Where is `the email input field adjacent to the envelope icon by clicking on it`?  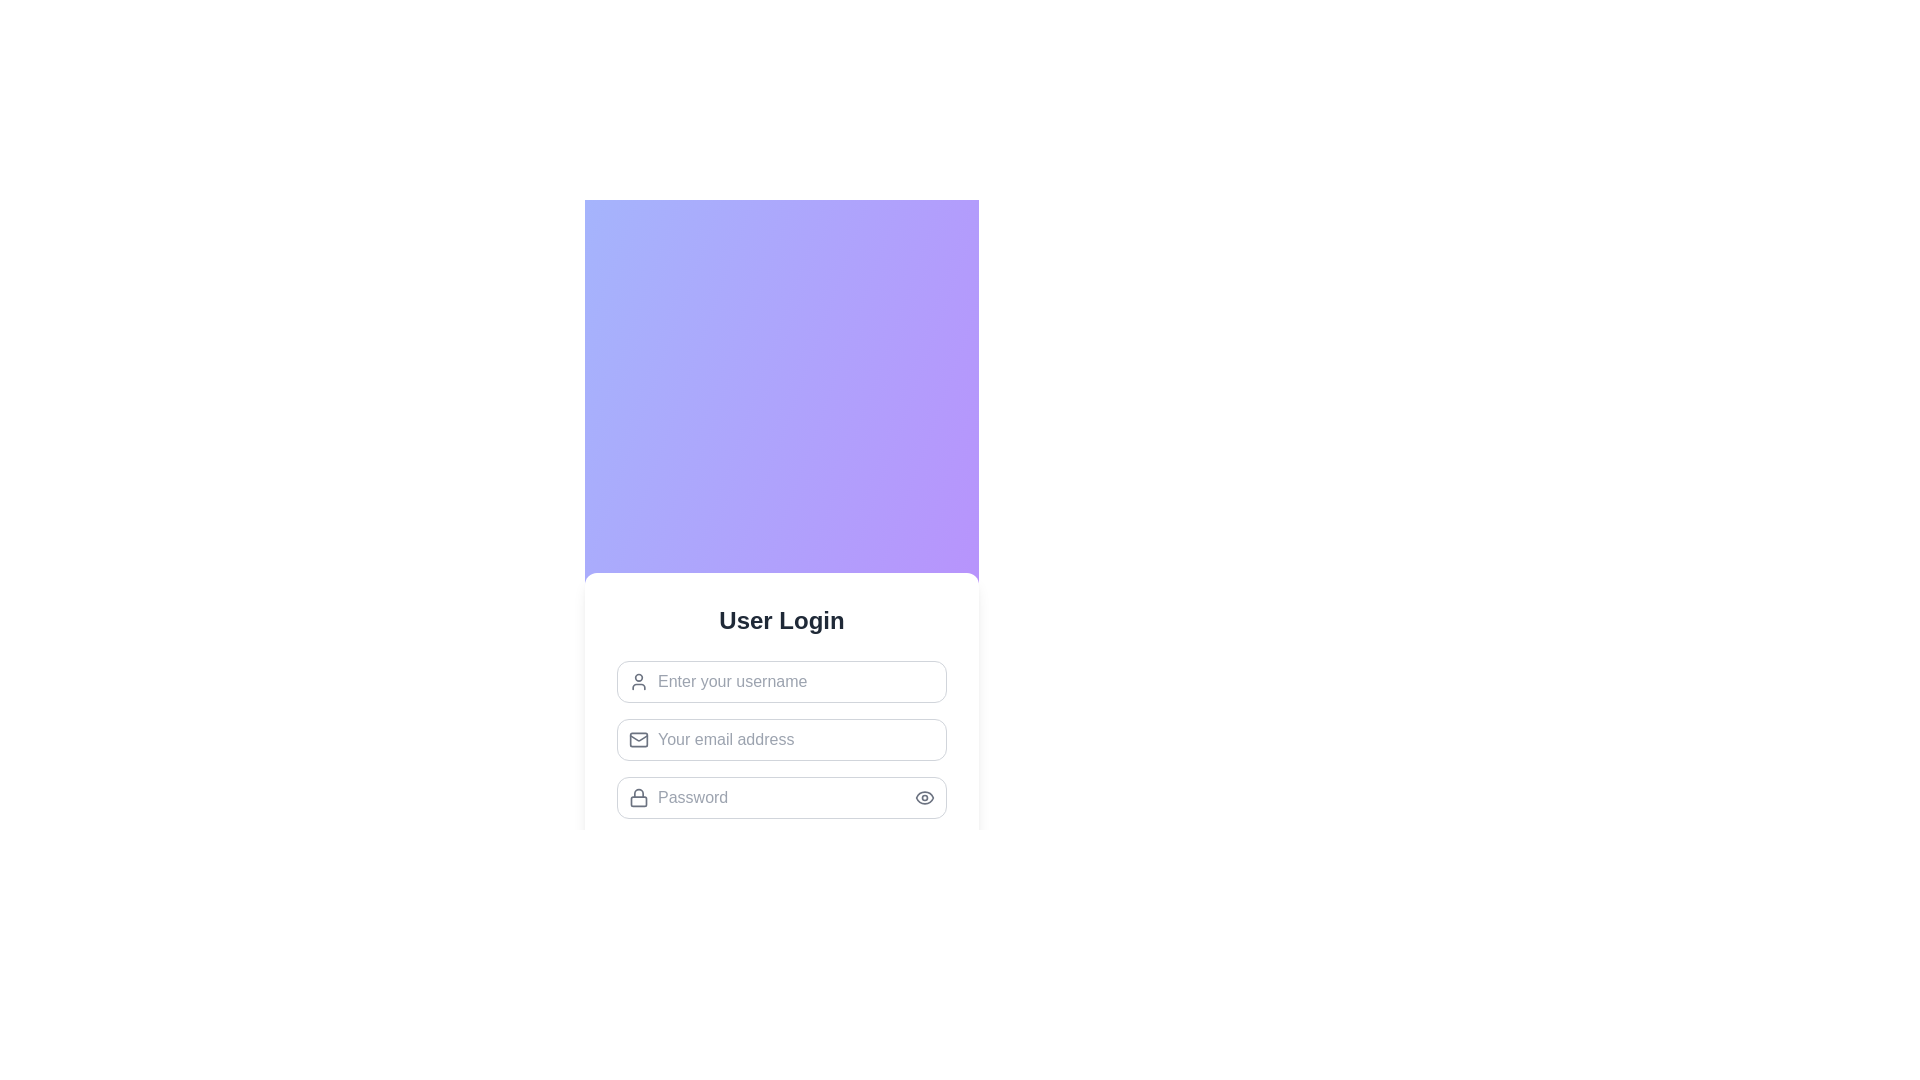
the email input field adjacent to the envelope icon by clicking on it is located at coordinates (637, 740).